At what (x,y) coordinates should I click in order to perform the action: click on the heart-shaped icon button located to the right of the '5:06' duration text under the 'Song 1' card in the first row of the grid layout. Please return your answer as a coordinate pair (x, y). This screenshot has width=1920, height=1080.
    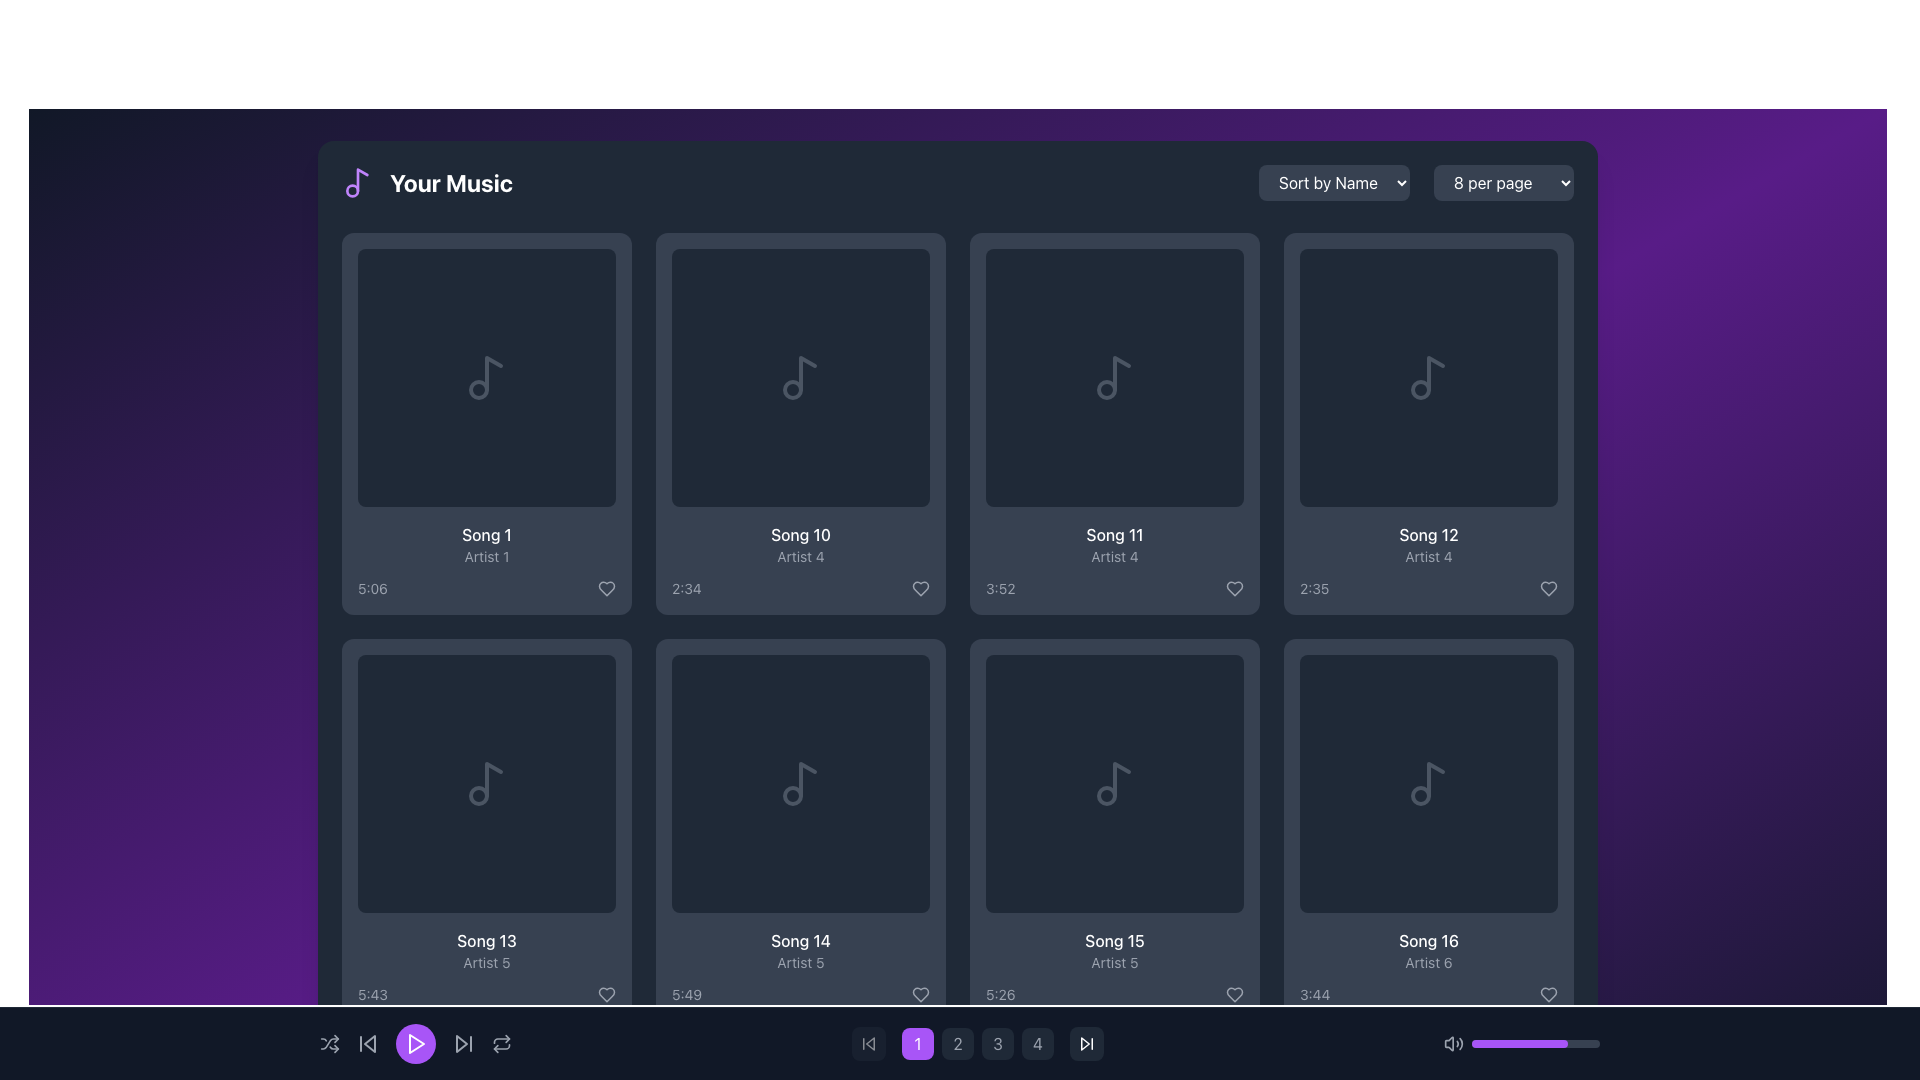
    Looking at the image, I should click on (605, 588).